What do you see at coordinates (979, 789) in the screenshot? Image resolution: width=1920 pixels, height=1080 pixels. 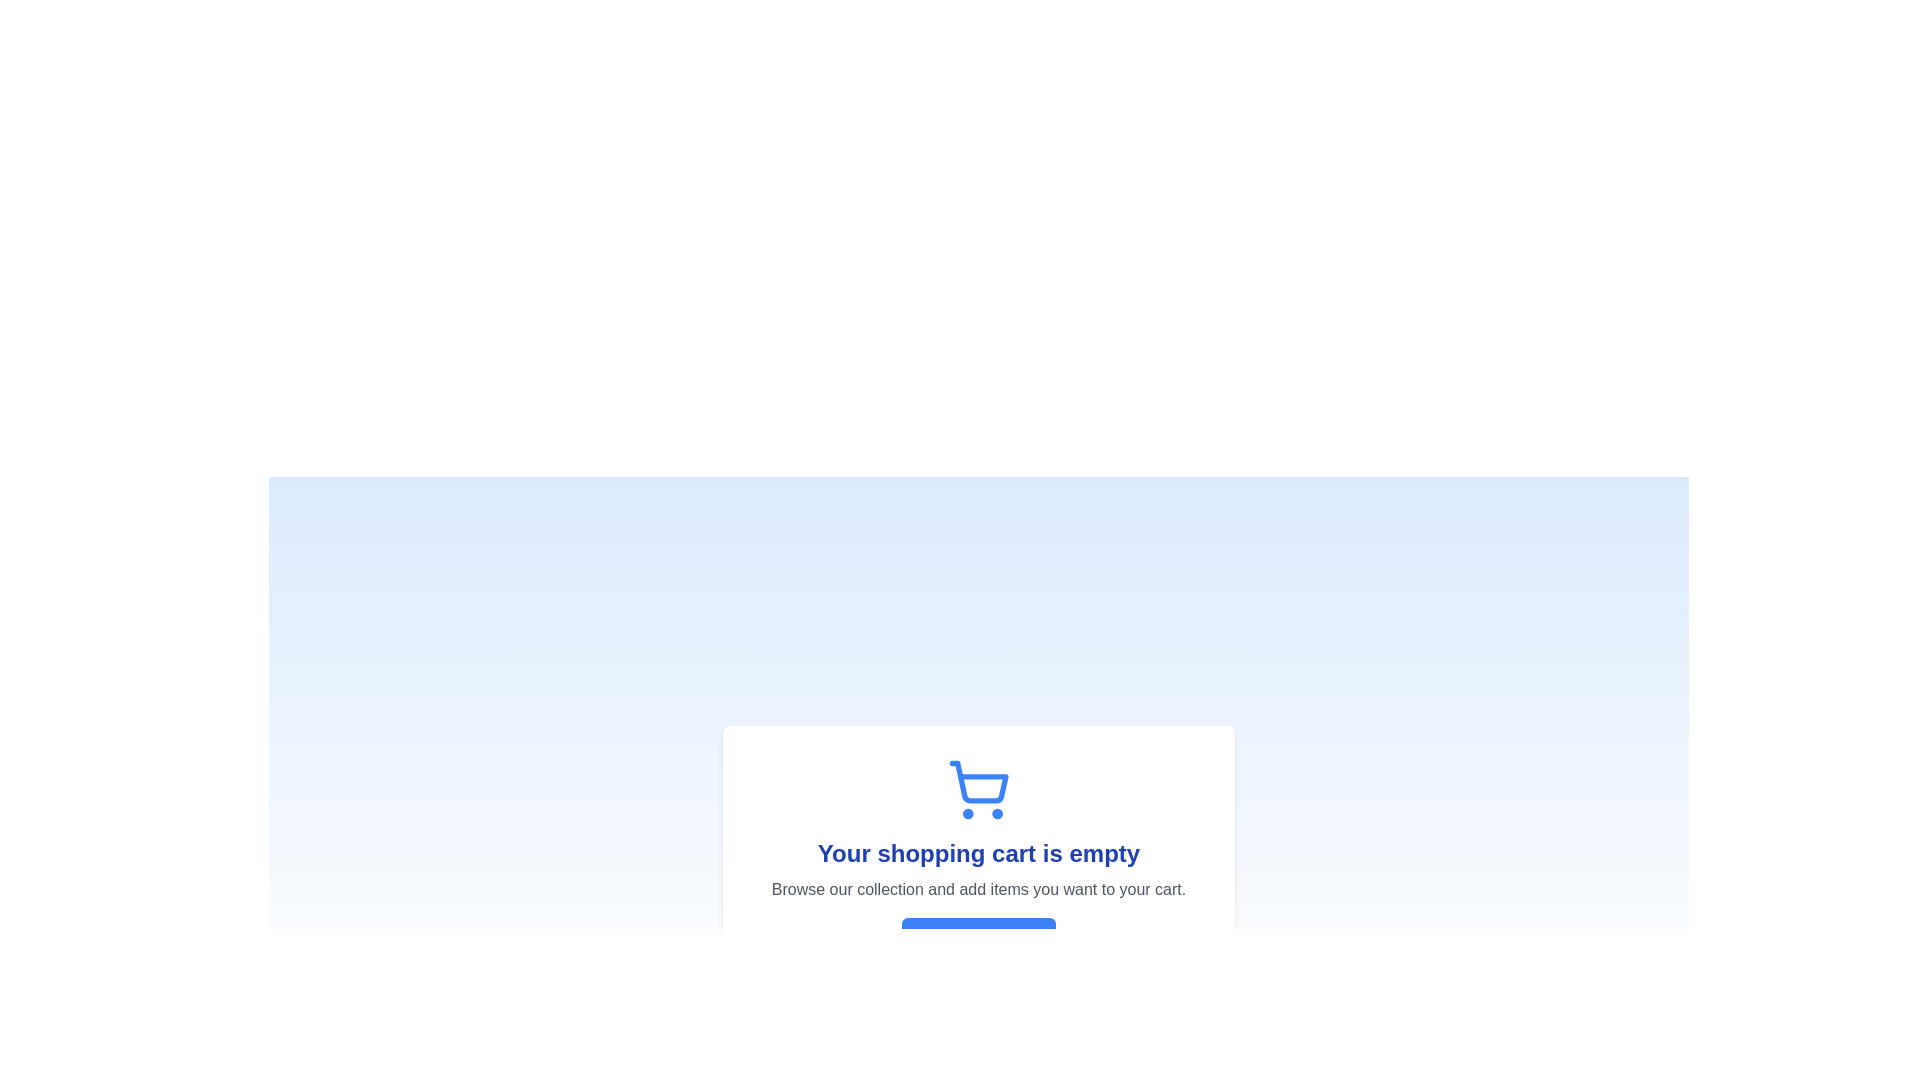 I see `the blue shopping cart icon, which is centrally placed within a white card and directly above the text 'Your shopping cart is empty'` at bounding box center [979, 789].